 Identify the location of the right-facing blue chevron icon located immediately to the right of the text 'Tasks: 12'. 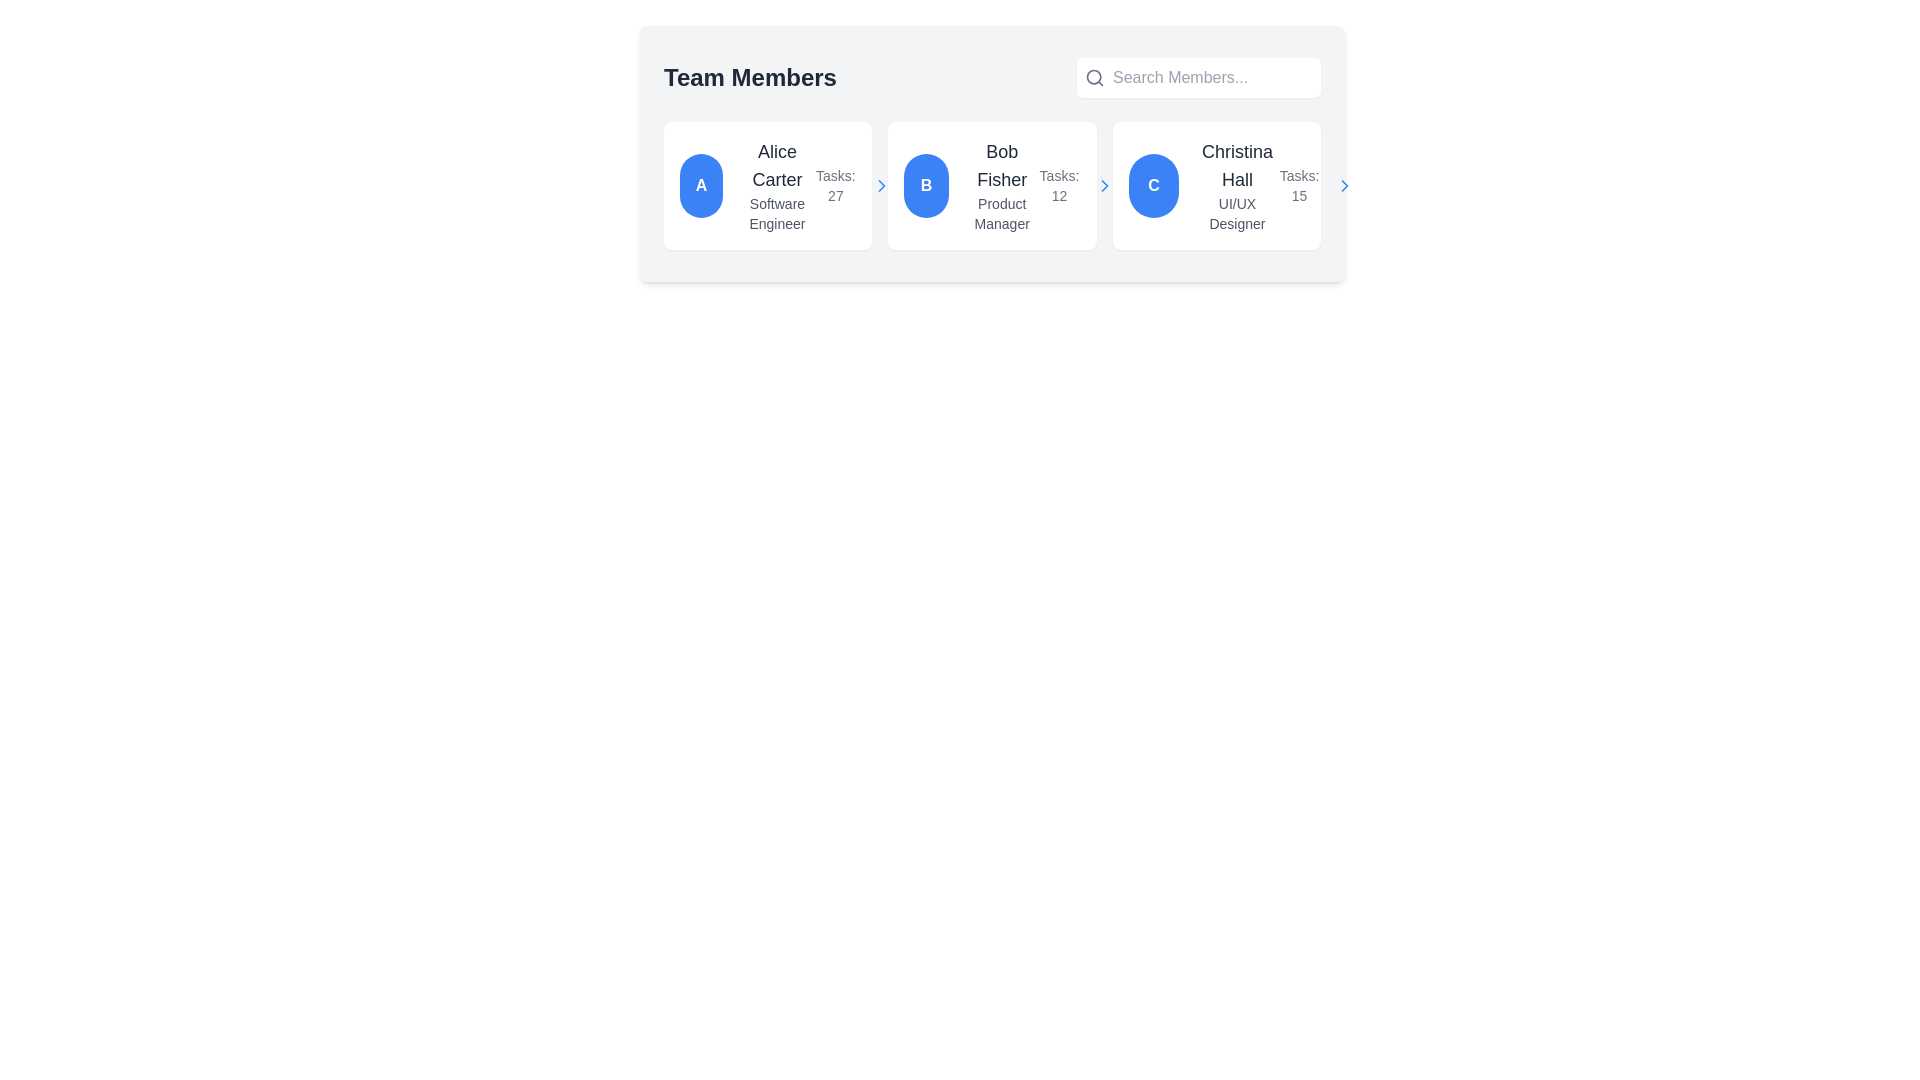
(1104, 185).